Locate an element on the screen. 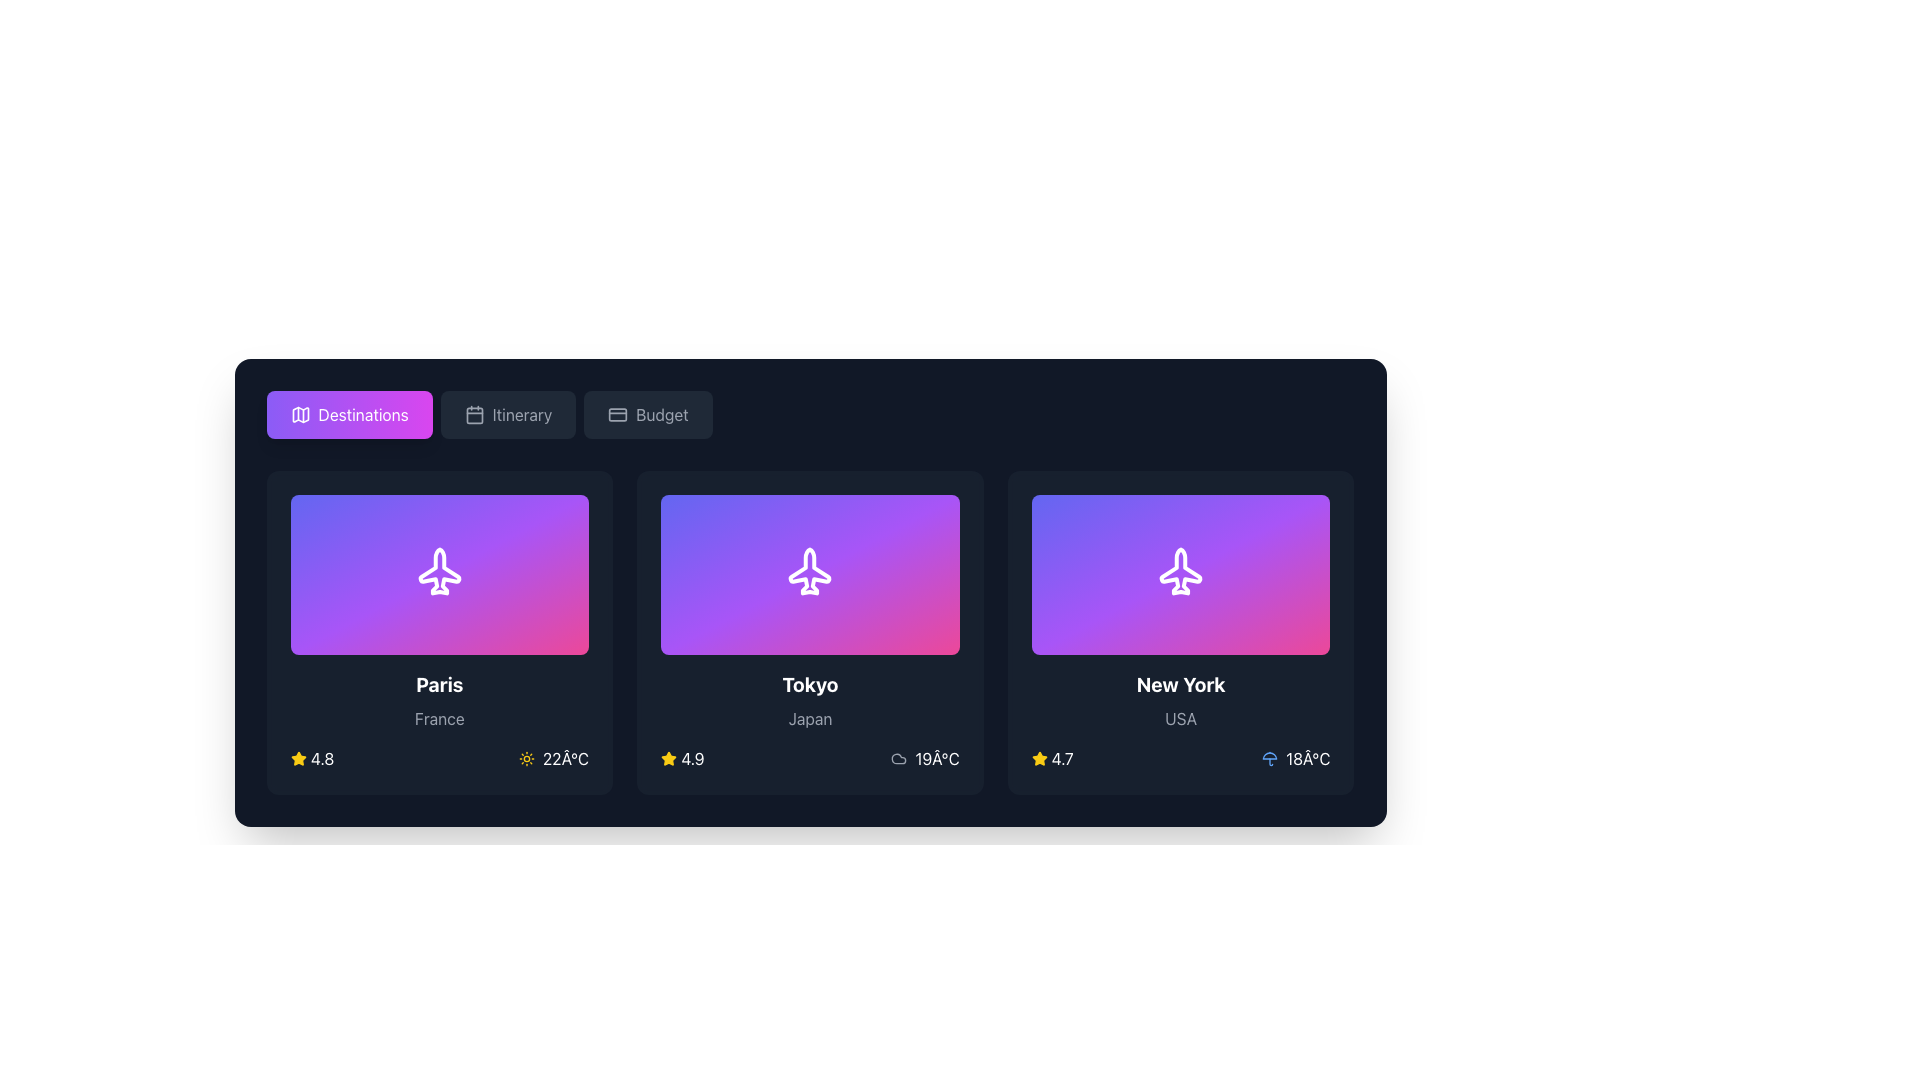 The width and height of the screenshot is (1920, 1080). the label displaying 'USA' in gray font, located below the 'New York' text within the card representing the city is located at coordinates (1181, 717).